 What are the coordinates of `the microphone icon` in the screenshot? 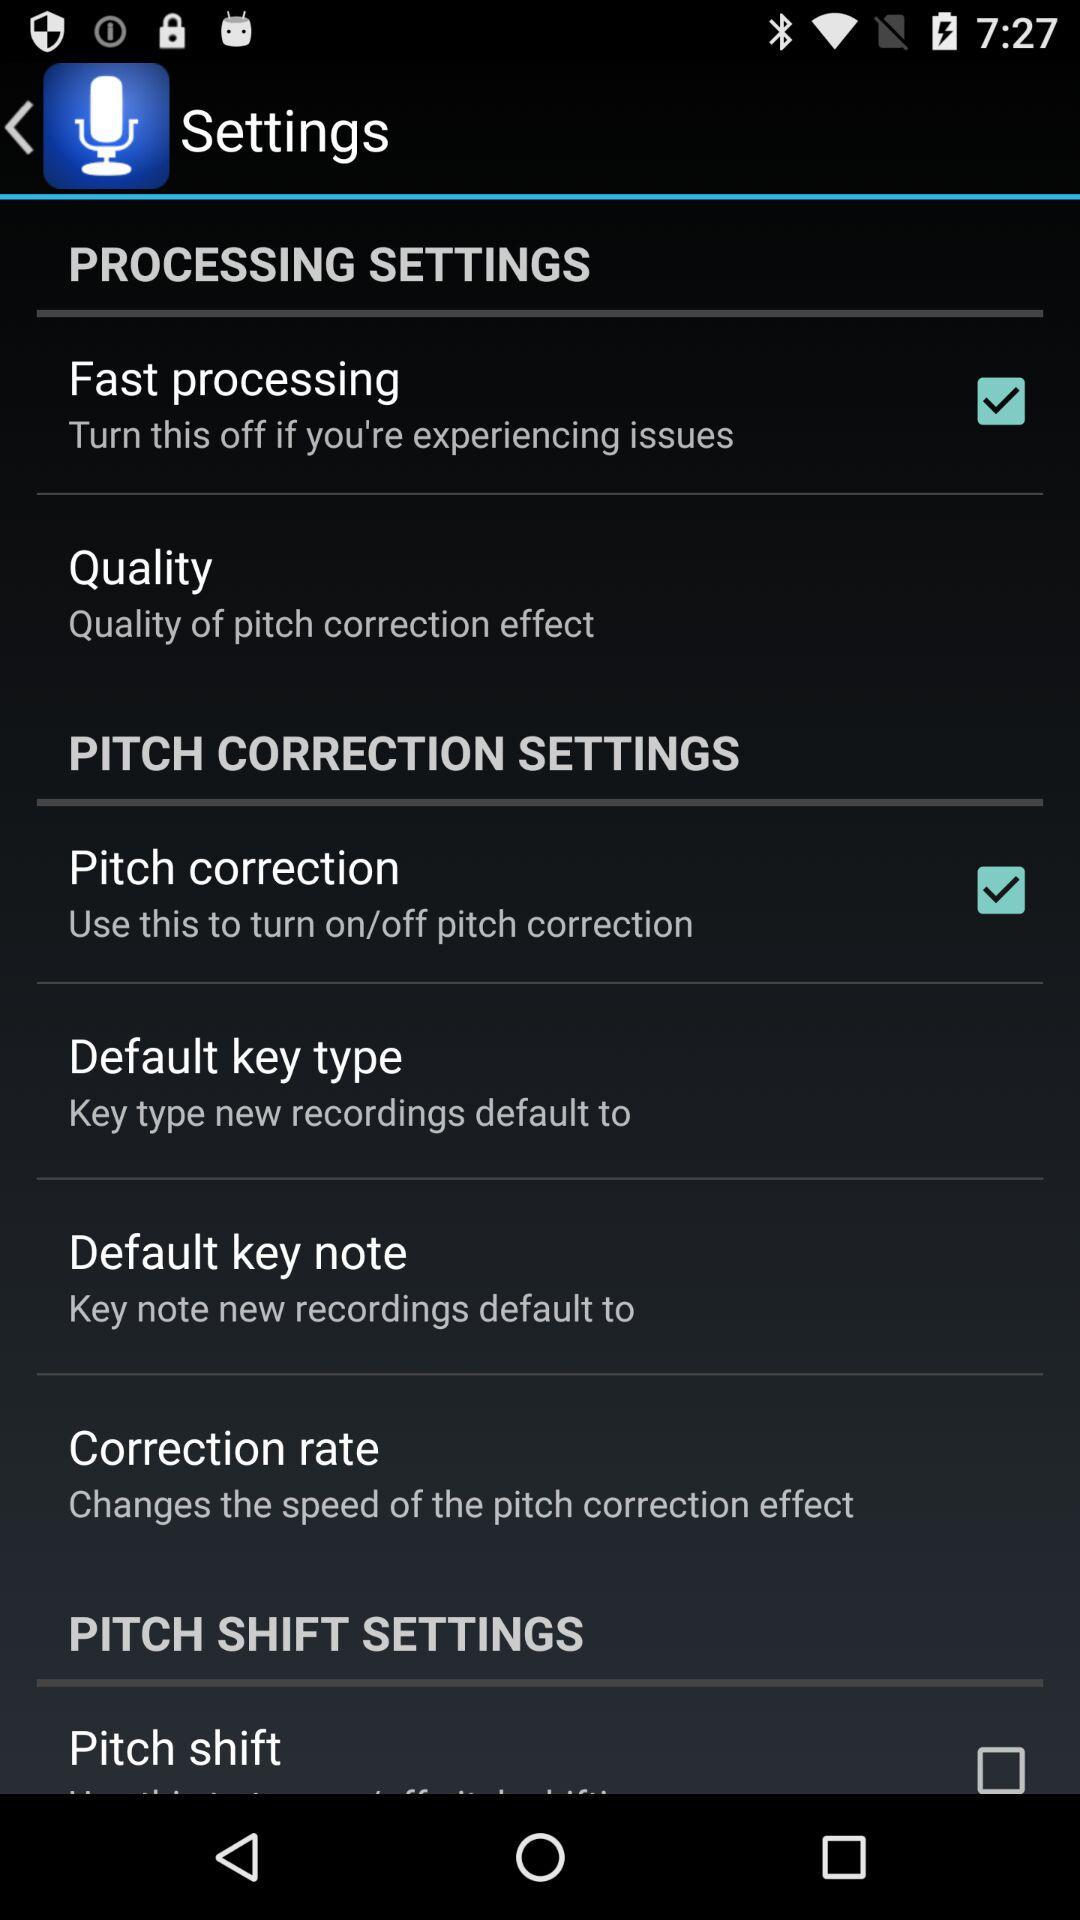 It's located at (83, 133).